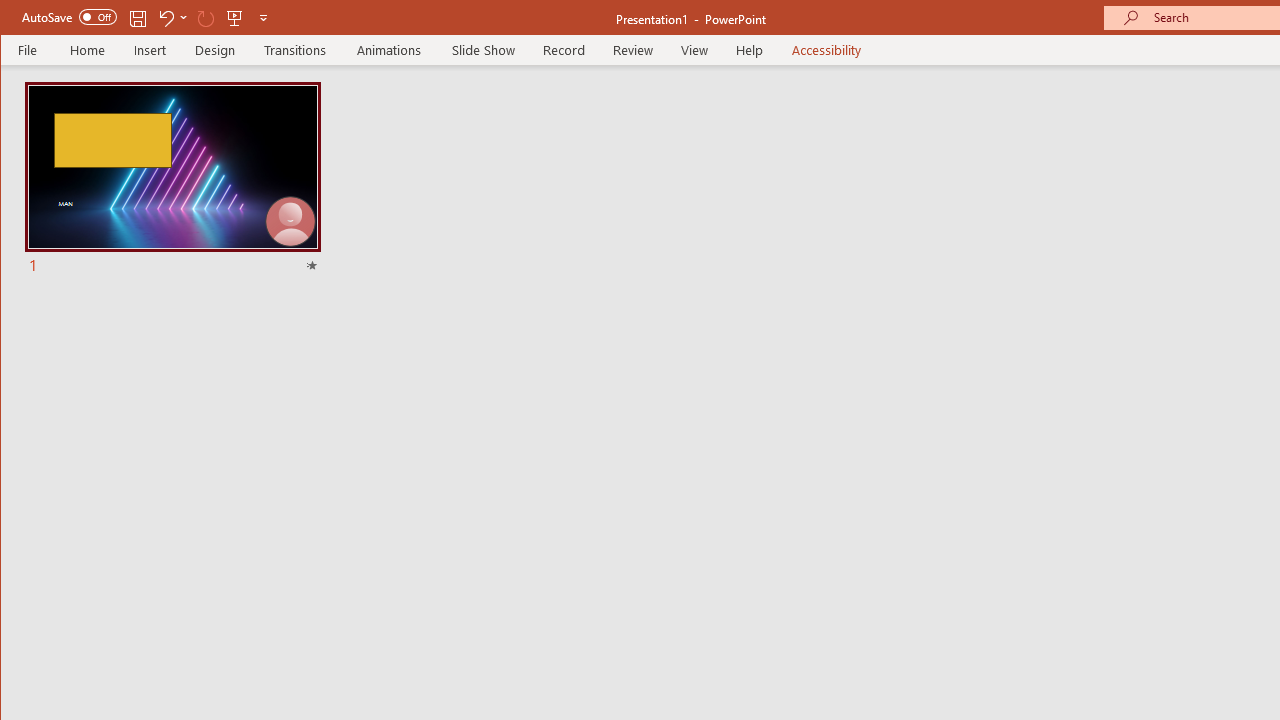  What do you see at coordinates (69, 17) in the screenshot?
I see `'AutoSave'` at bounding box center [69, 17].